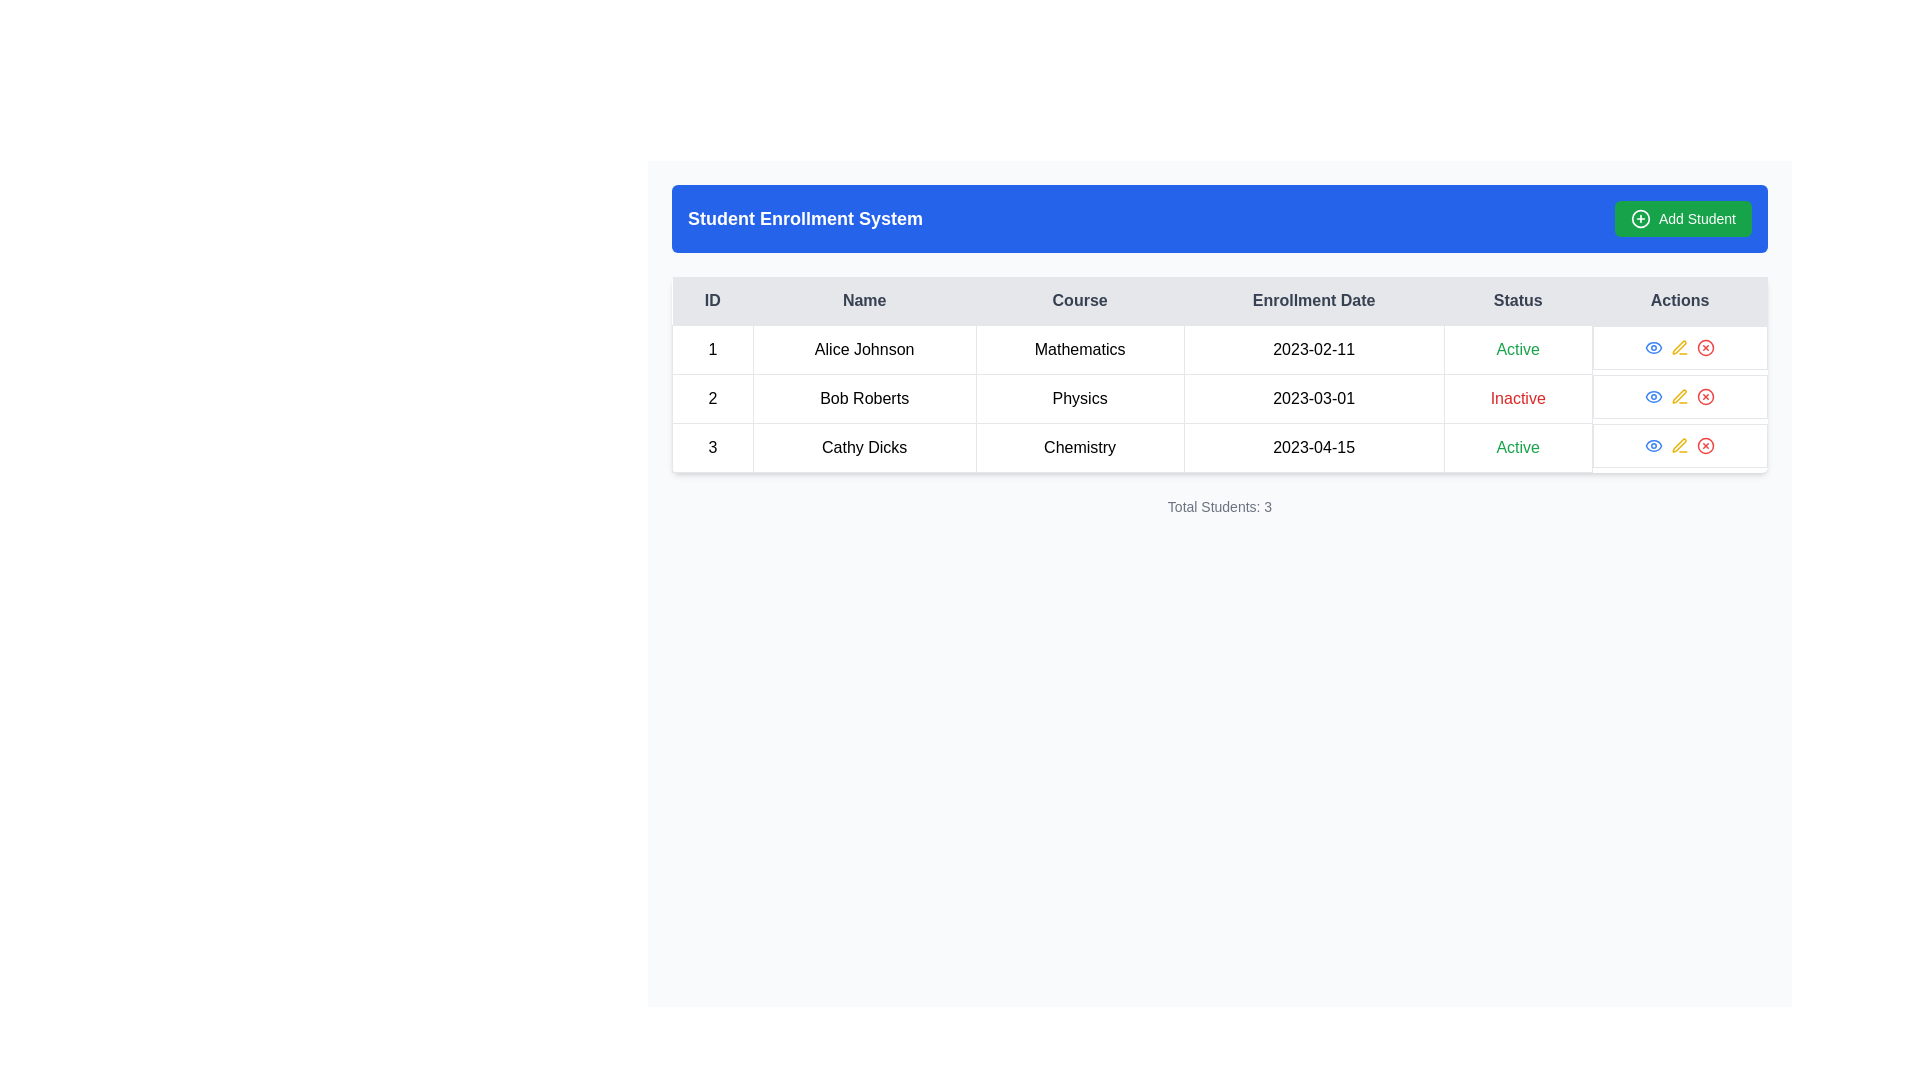  I want to click on the SVG icon representing a circle with a '+' symbol, located to the left of the 'Add Student' text within the green button in the upper right corner of the interface, so click(1641, 219).